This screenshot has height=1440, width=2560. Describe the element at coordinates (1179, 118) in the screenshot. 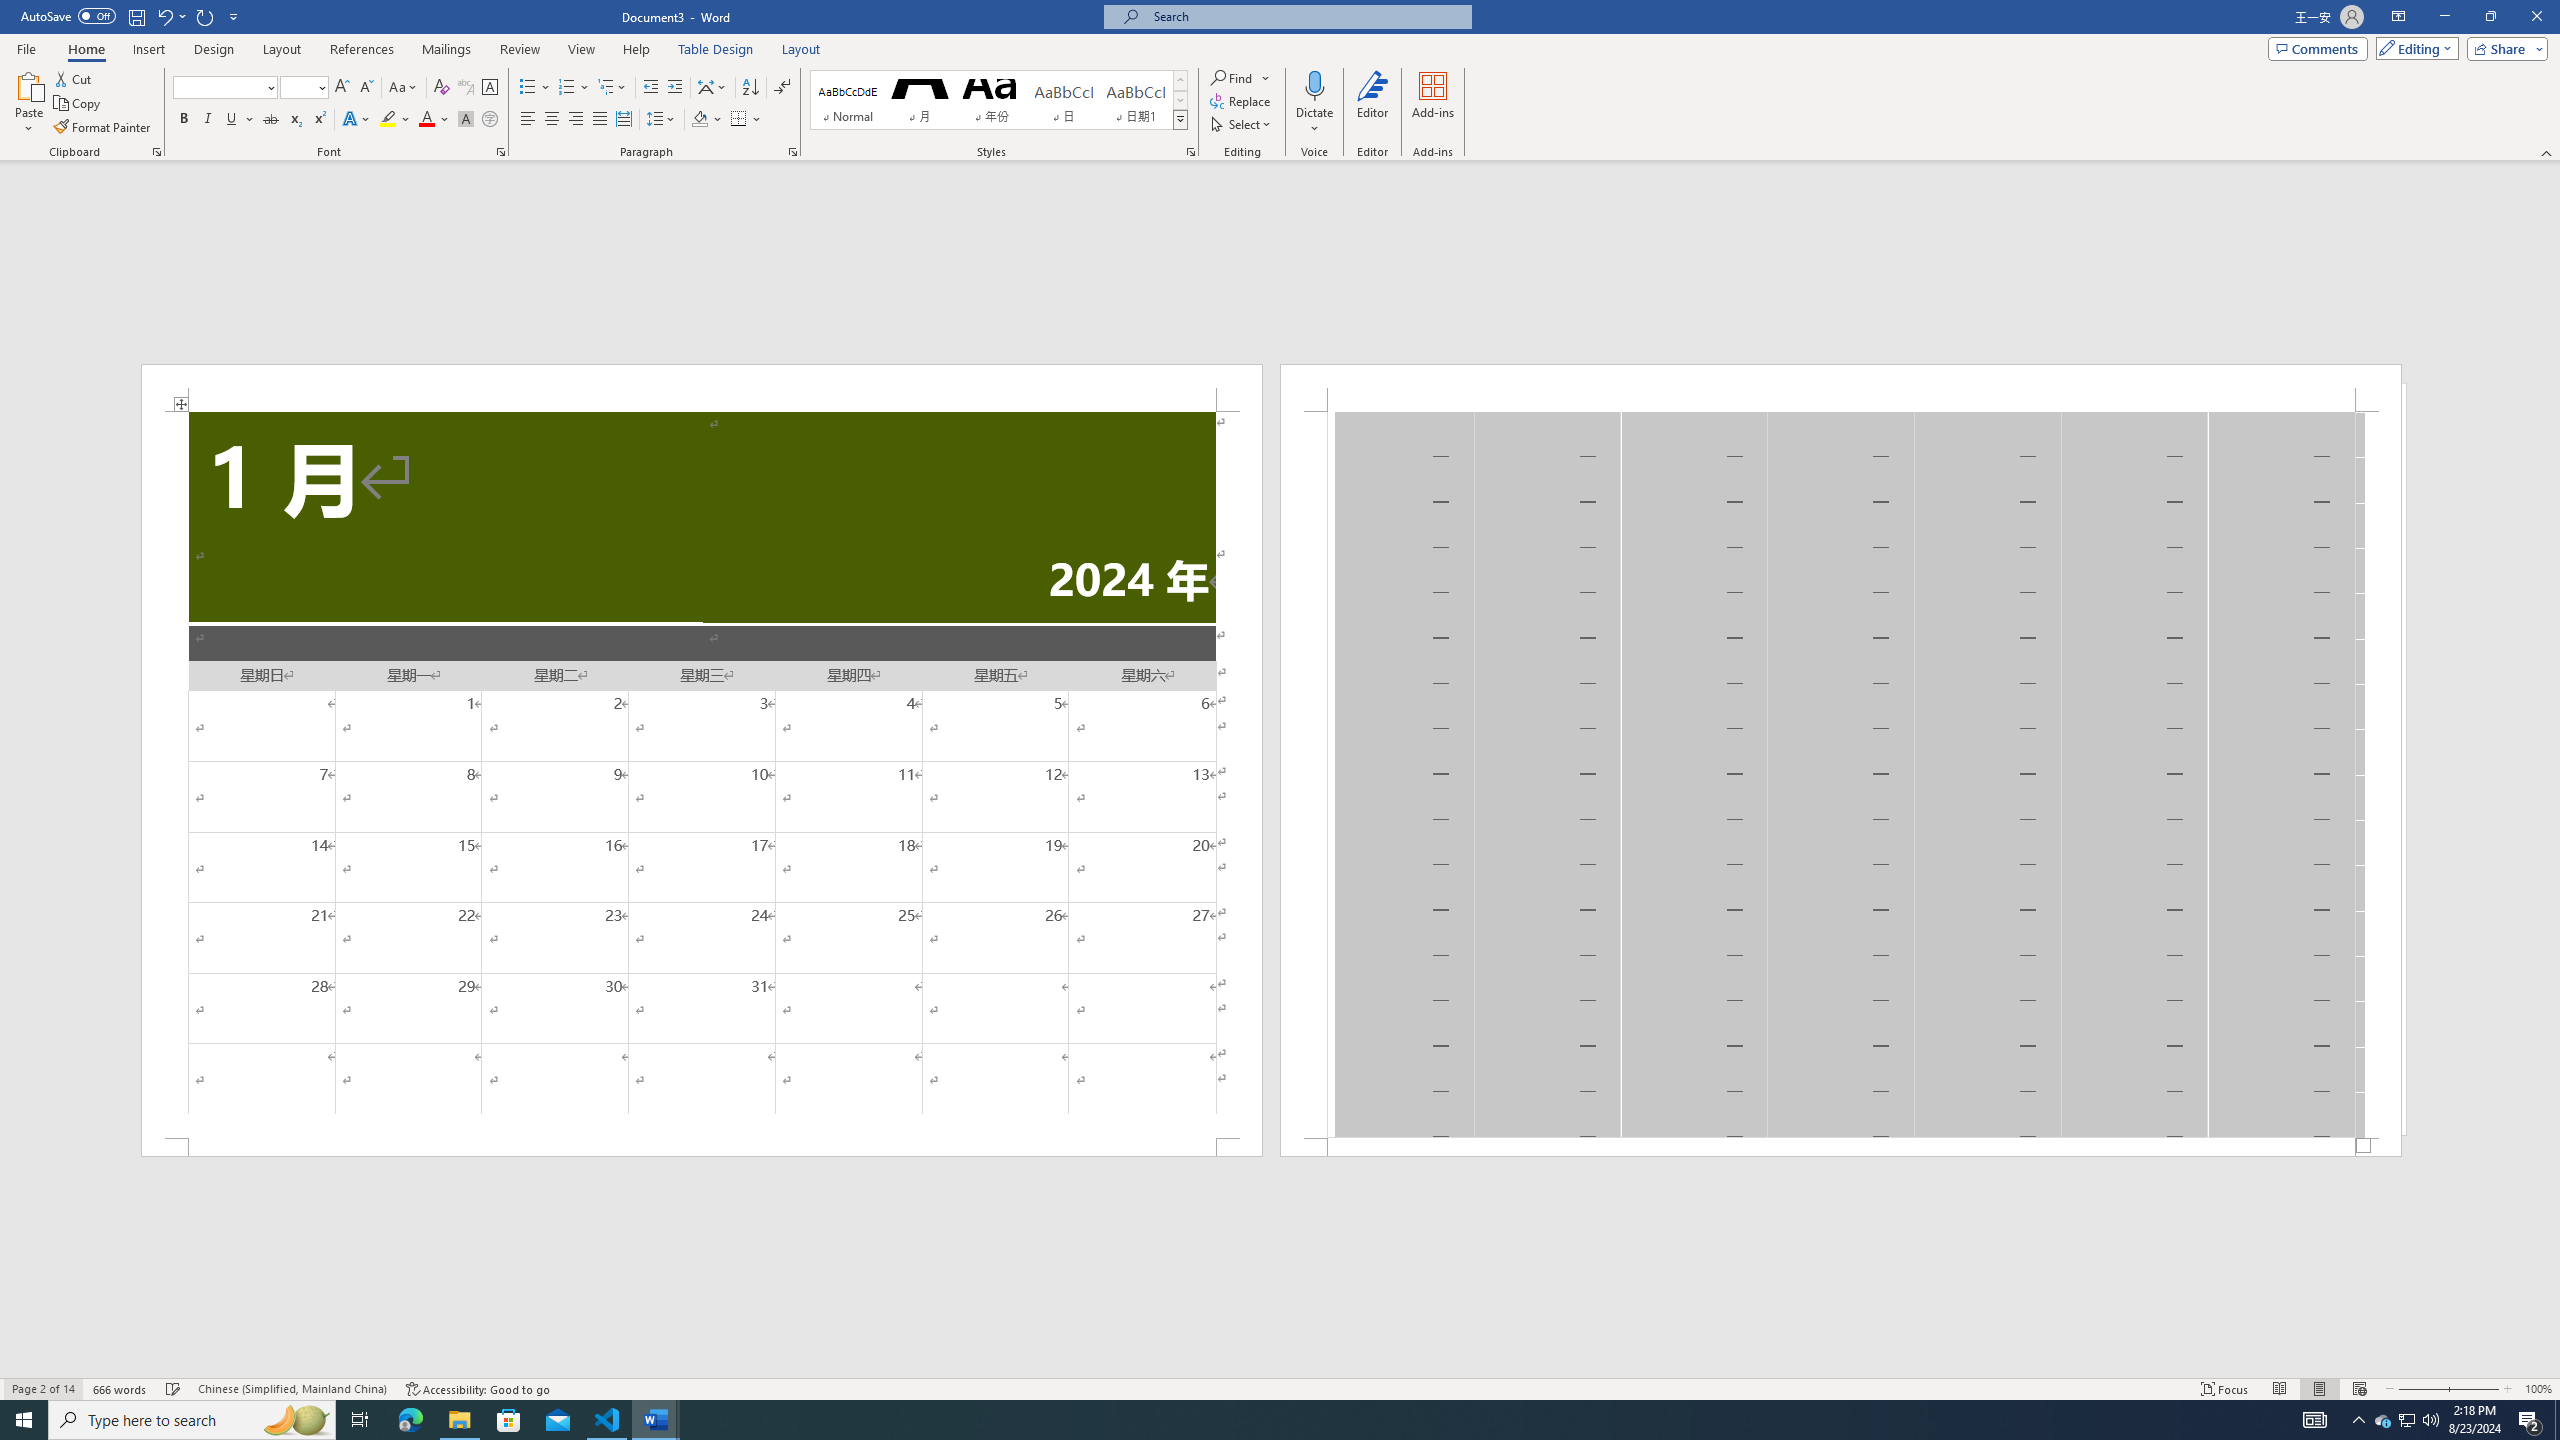

I see `'Styles'` at that location.